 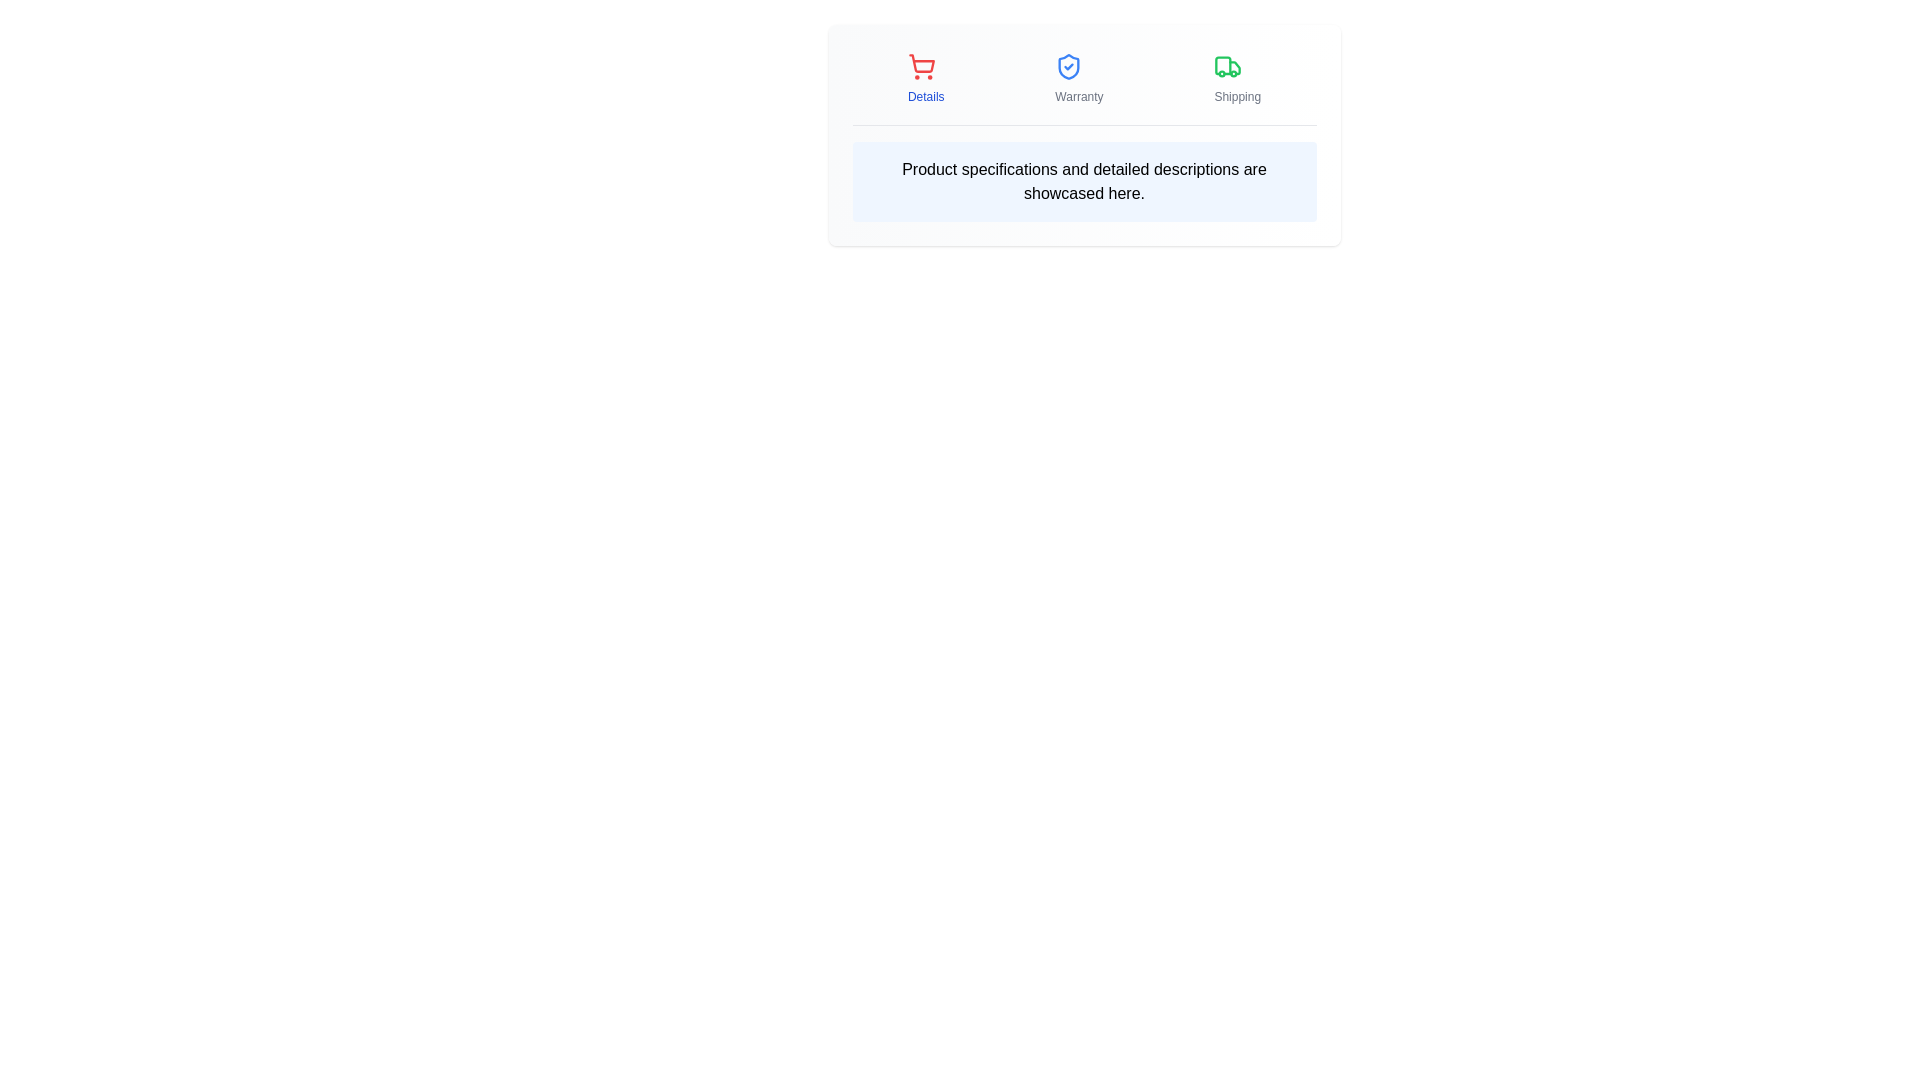 What do you see at coordinates (1078, 77) in the screenshot?
I see `the Warranty tab` at bounding box center [1078, 77].